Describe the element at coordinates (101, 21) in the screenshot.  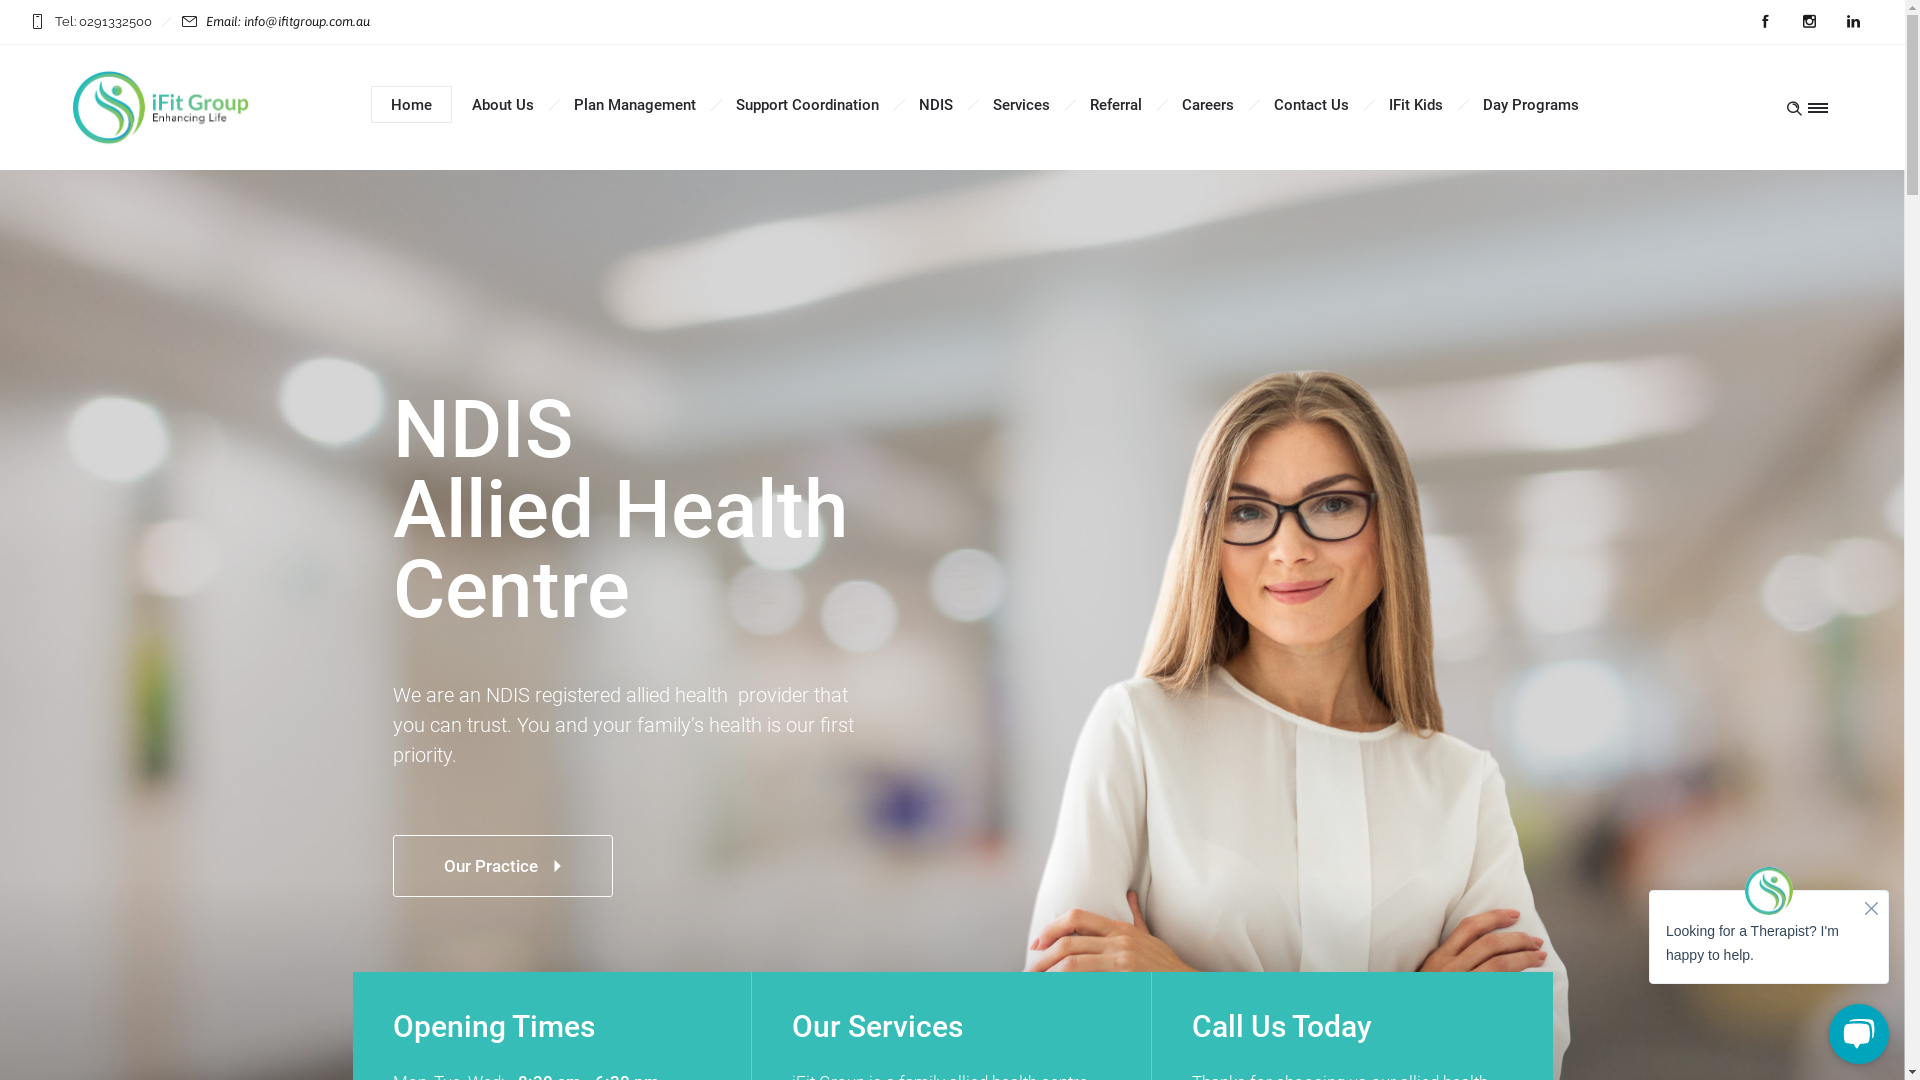
I see `'Tel: 0291332500'` at that location.